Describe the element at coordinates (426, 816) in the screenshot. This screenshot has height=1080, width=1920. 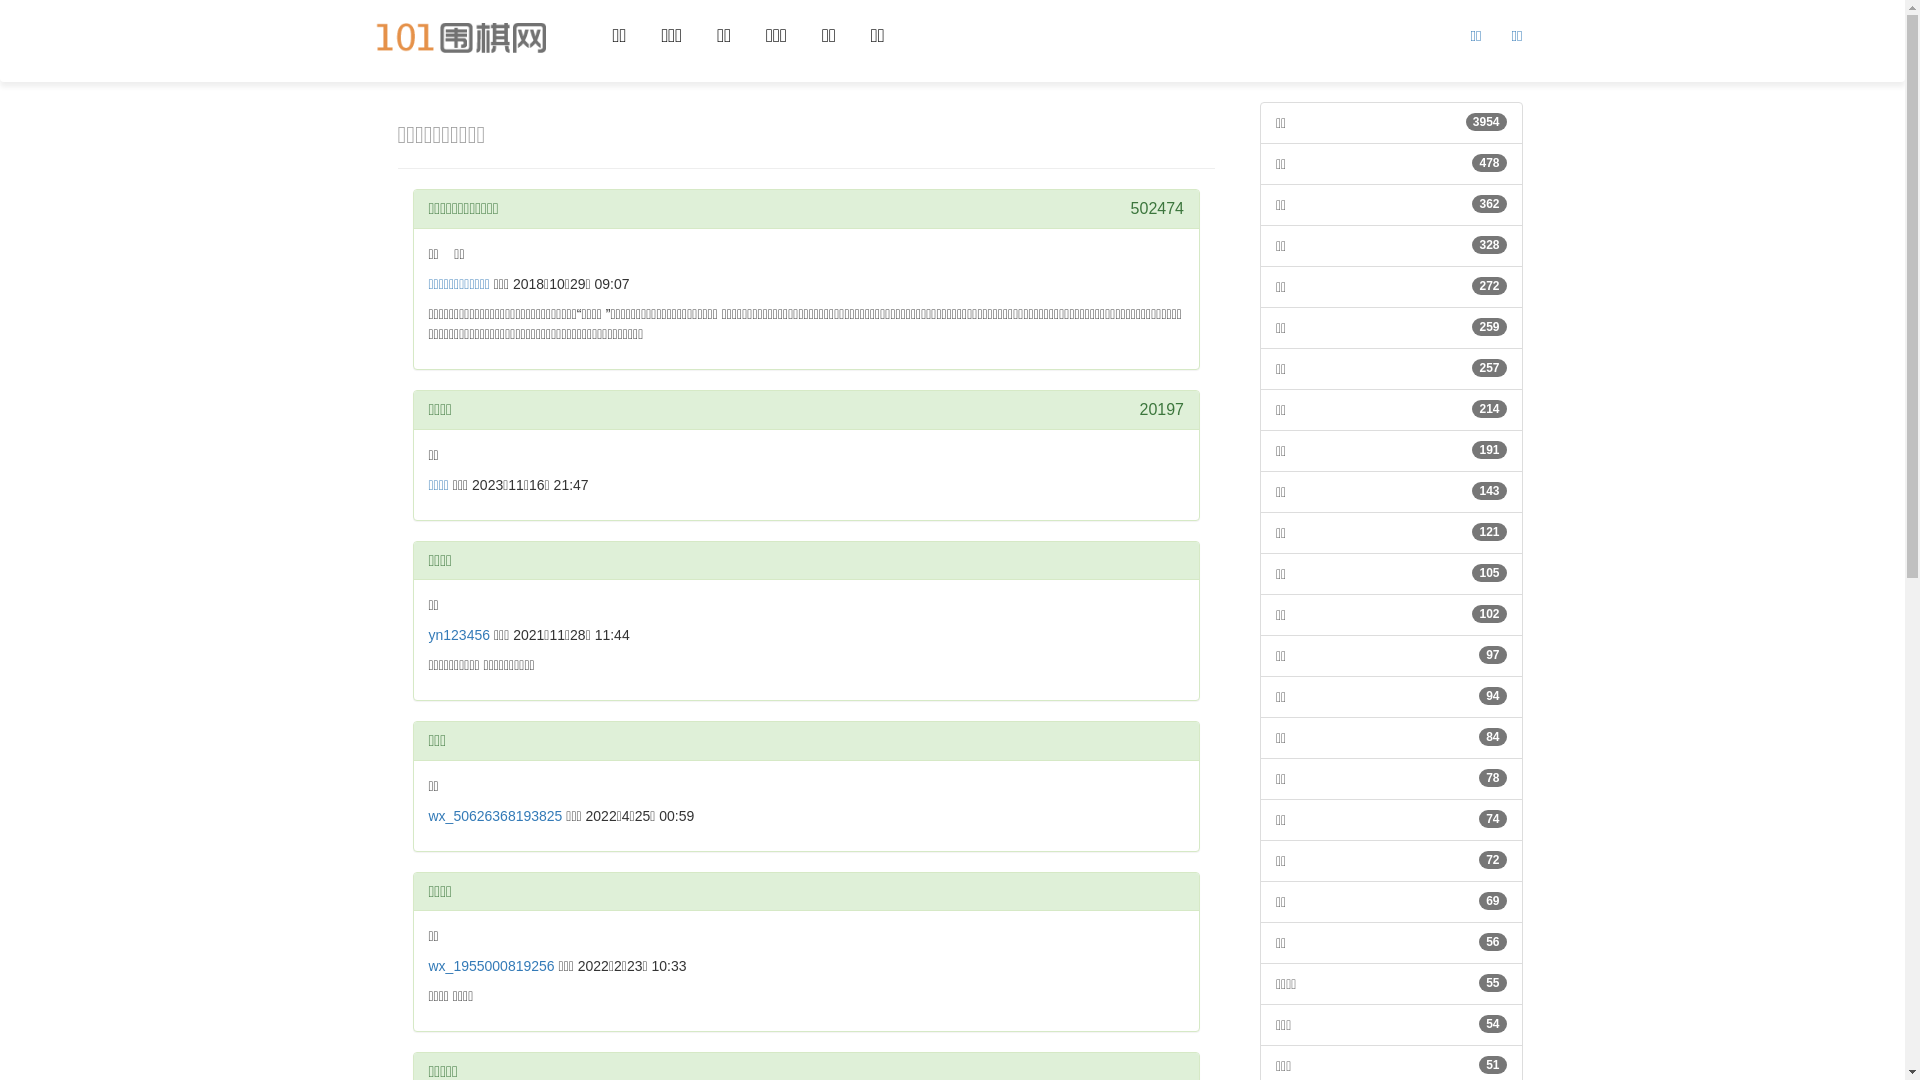
I see `'wx_50626368193825'` at that location.